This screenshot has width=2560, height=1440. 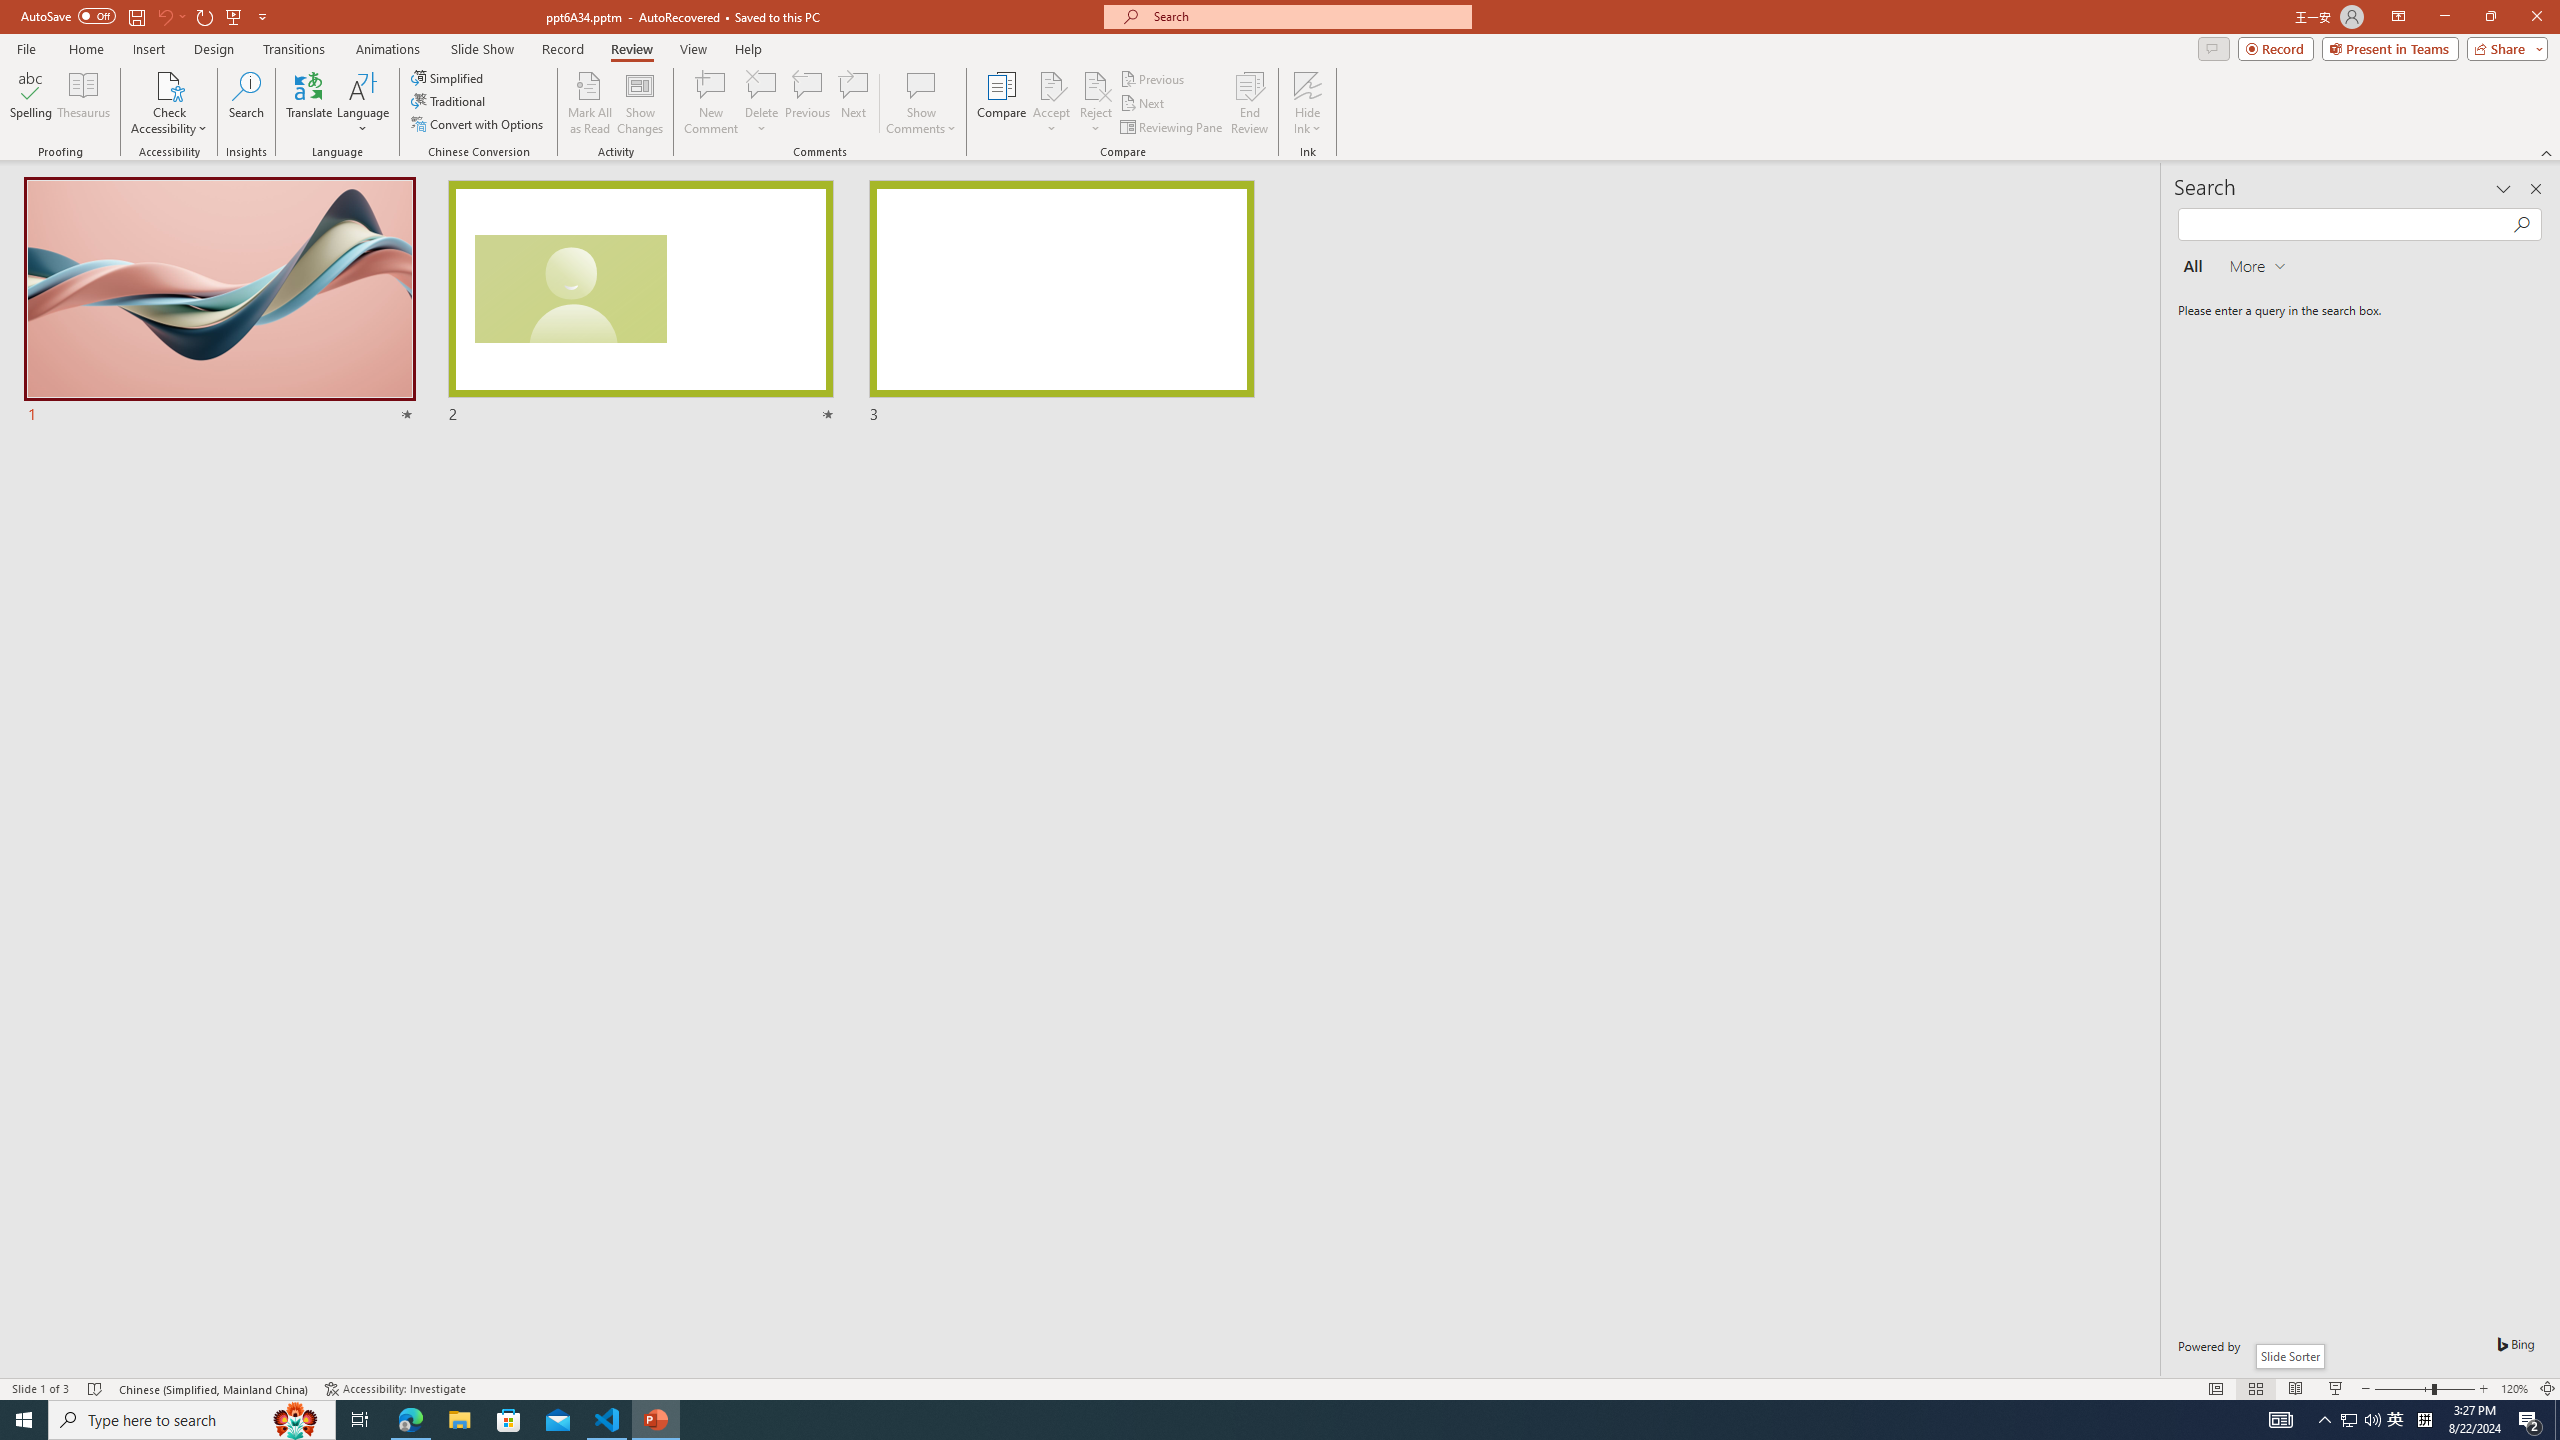 What do you see at coordinates (694, 49) in the screenshot?
I see `'View'` at bounding box center [694, 49].